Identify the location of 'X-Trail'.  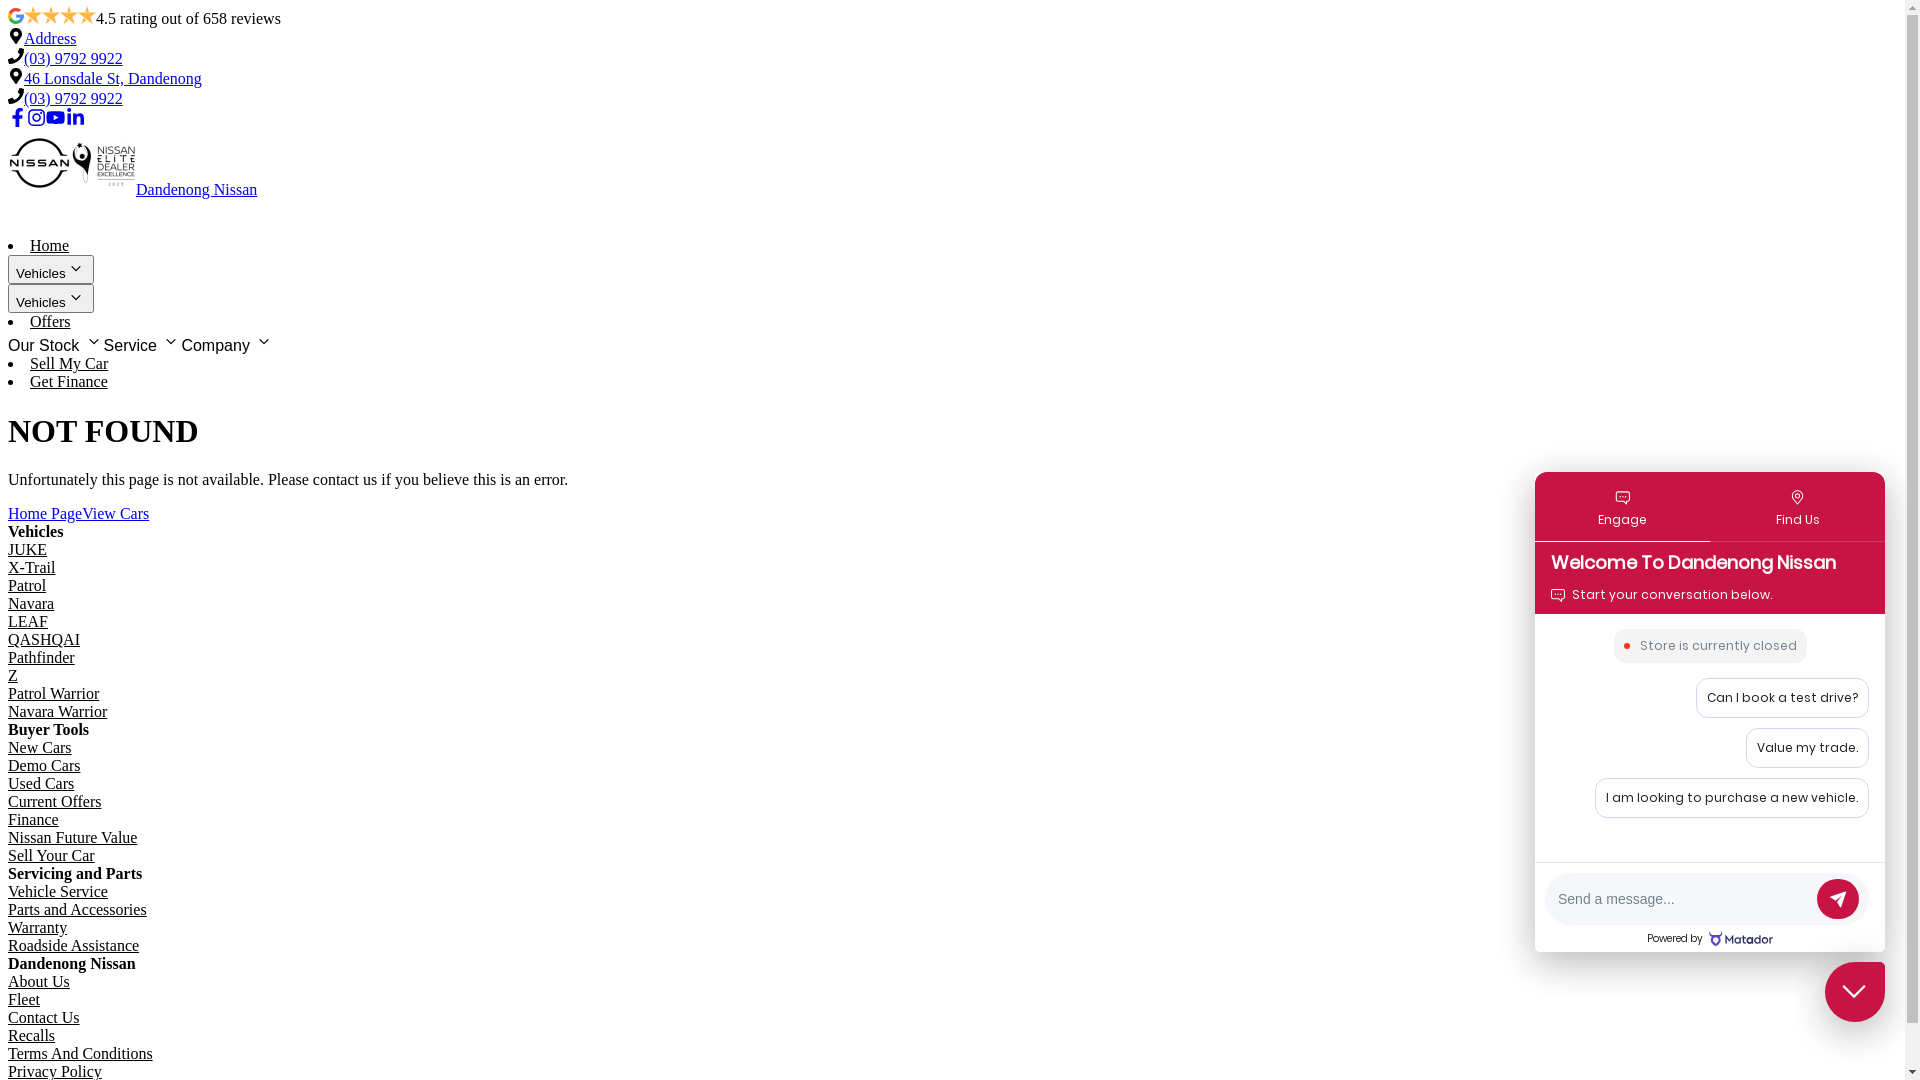
(31, 567).